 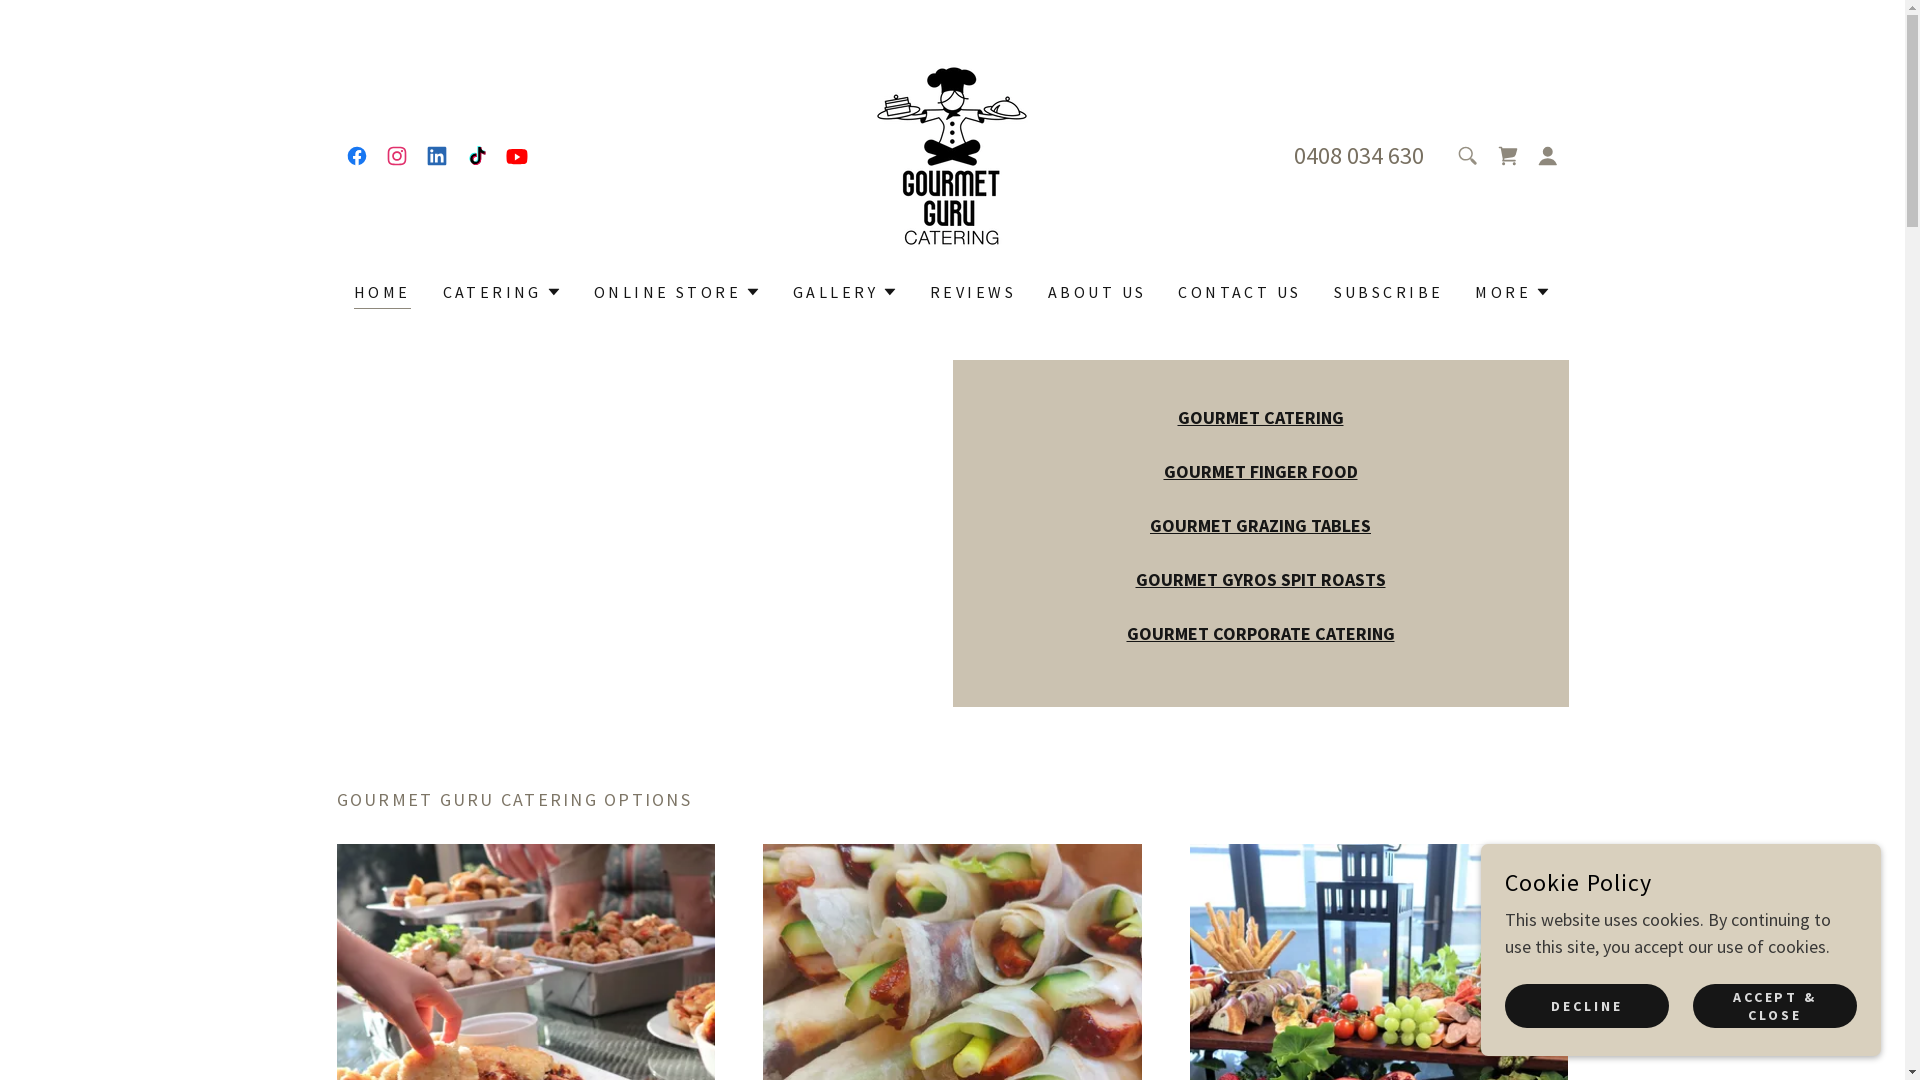 What do you see at coordinates (1775, 1006) in the screenshot?
I see `'ACCEPT & CLOSE'` at bounding box center [1775, 1006].